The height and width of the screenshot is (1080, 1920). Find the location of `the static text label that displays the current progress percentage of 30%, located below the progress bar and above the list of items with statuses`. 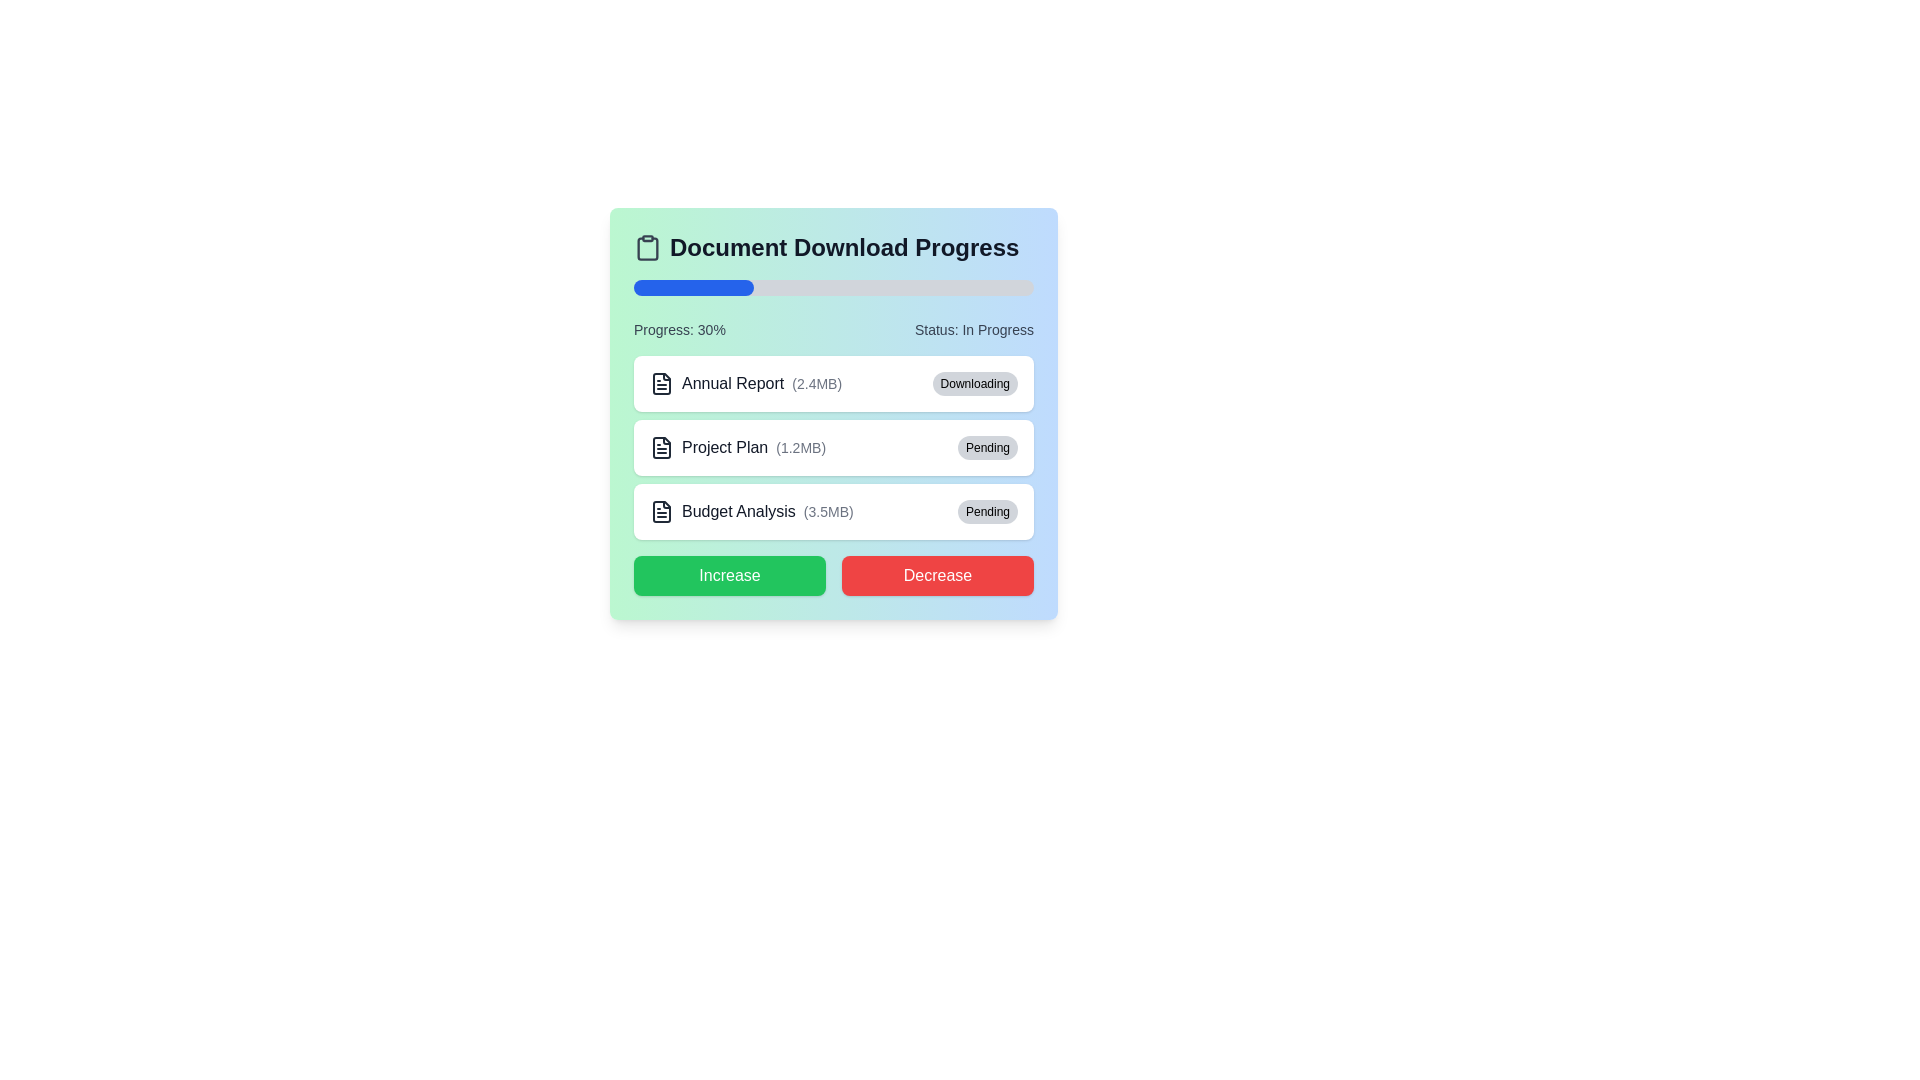

the static text label that displays the current progress percentage of 30%, located below the progress bar and above the list of items with statuses is located at coordinates (679, 329).